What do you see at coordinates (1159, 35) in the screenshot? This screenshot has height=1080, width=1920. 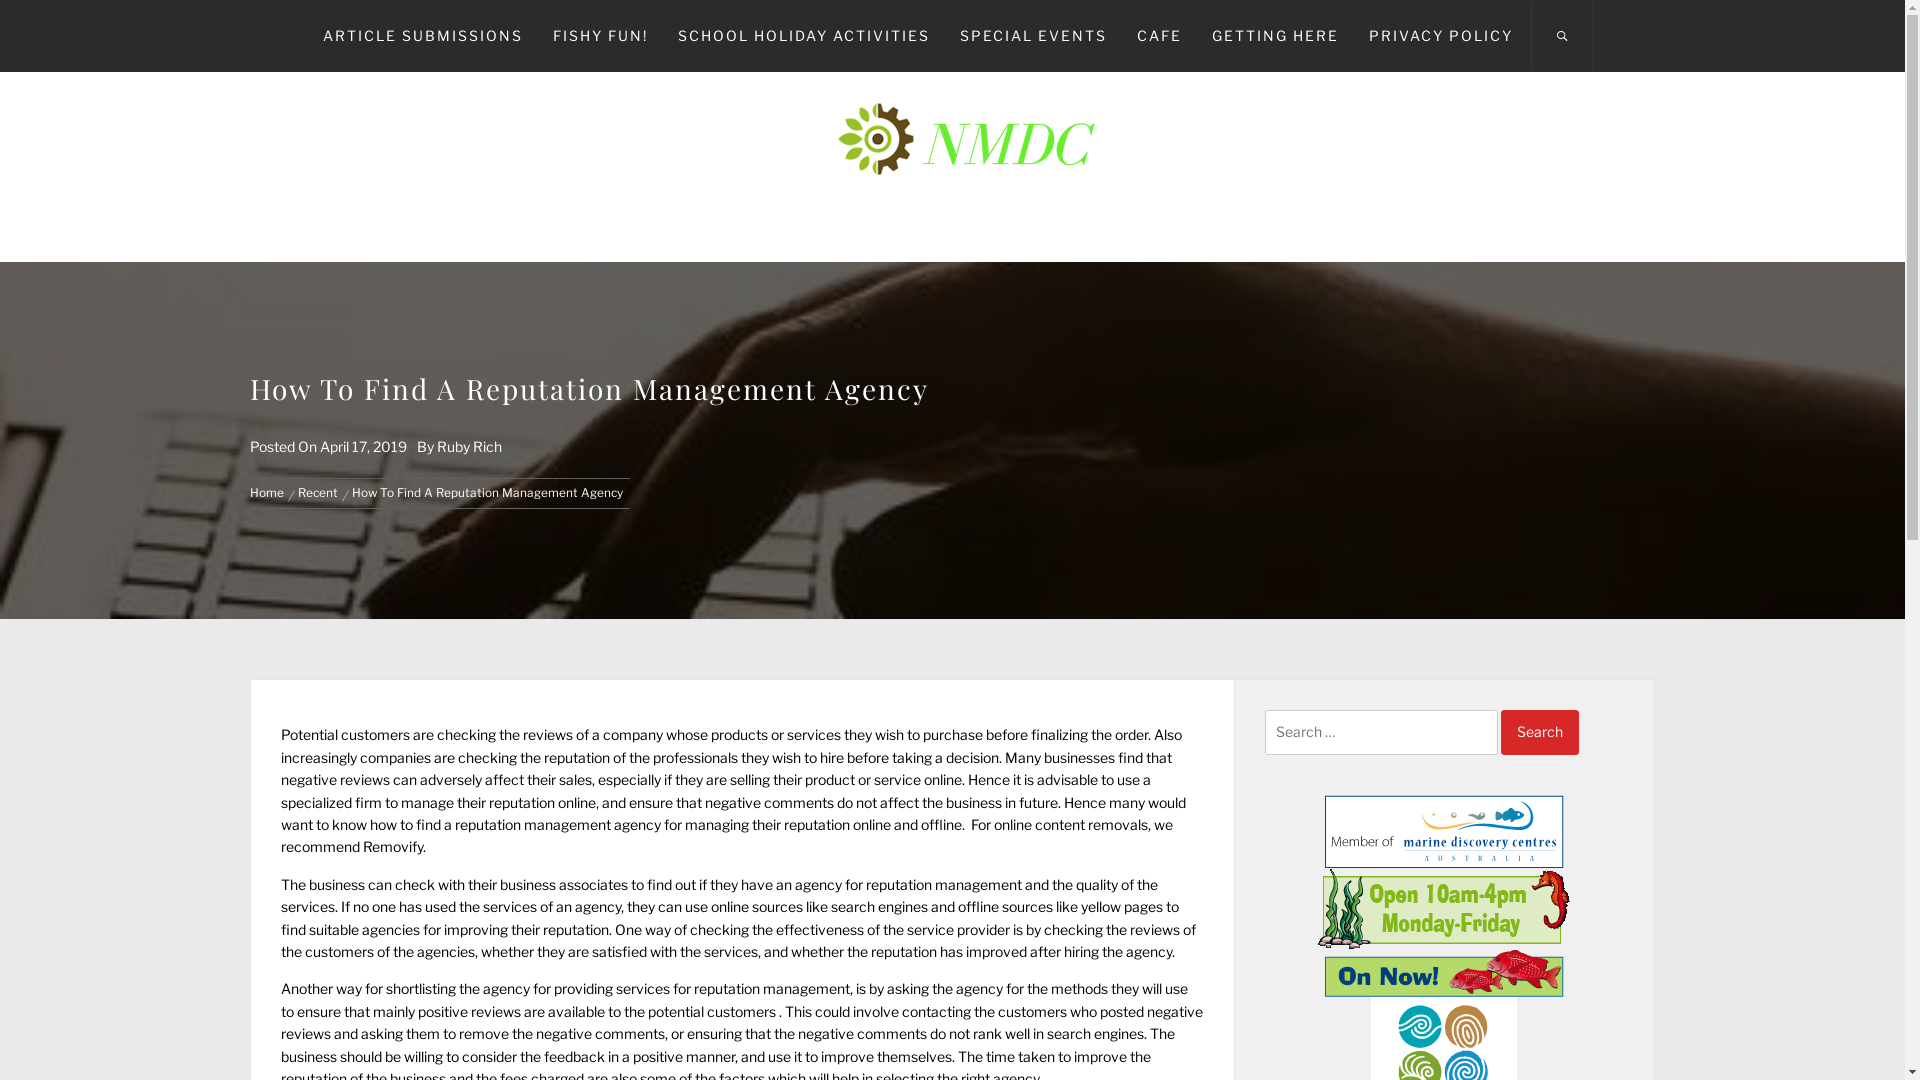 I see `'CAFE'` at bounding box center [1159, 35].